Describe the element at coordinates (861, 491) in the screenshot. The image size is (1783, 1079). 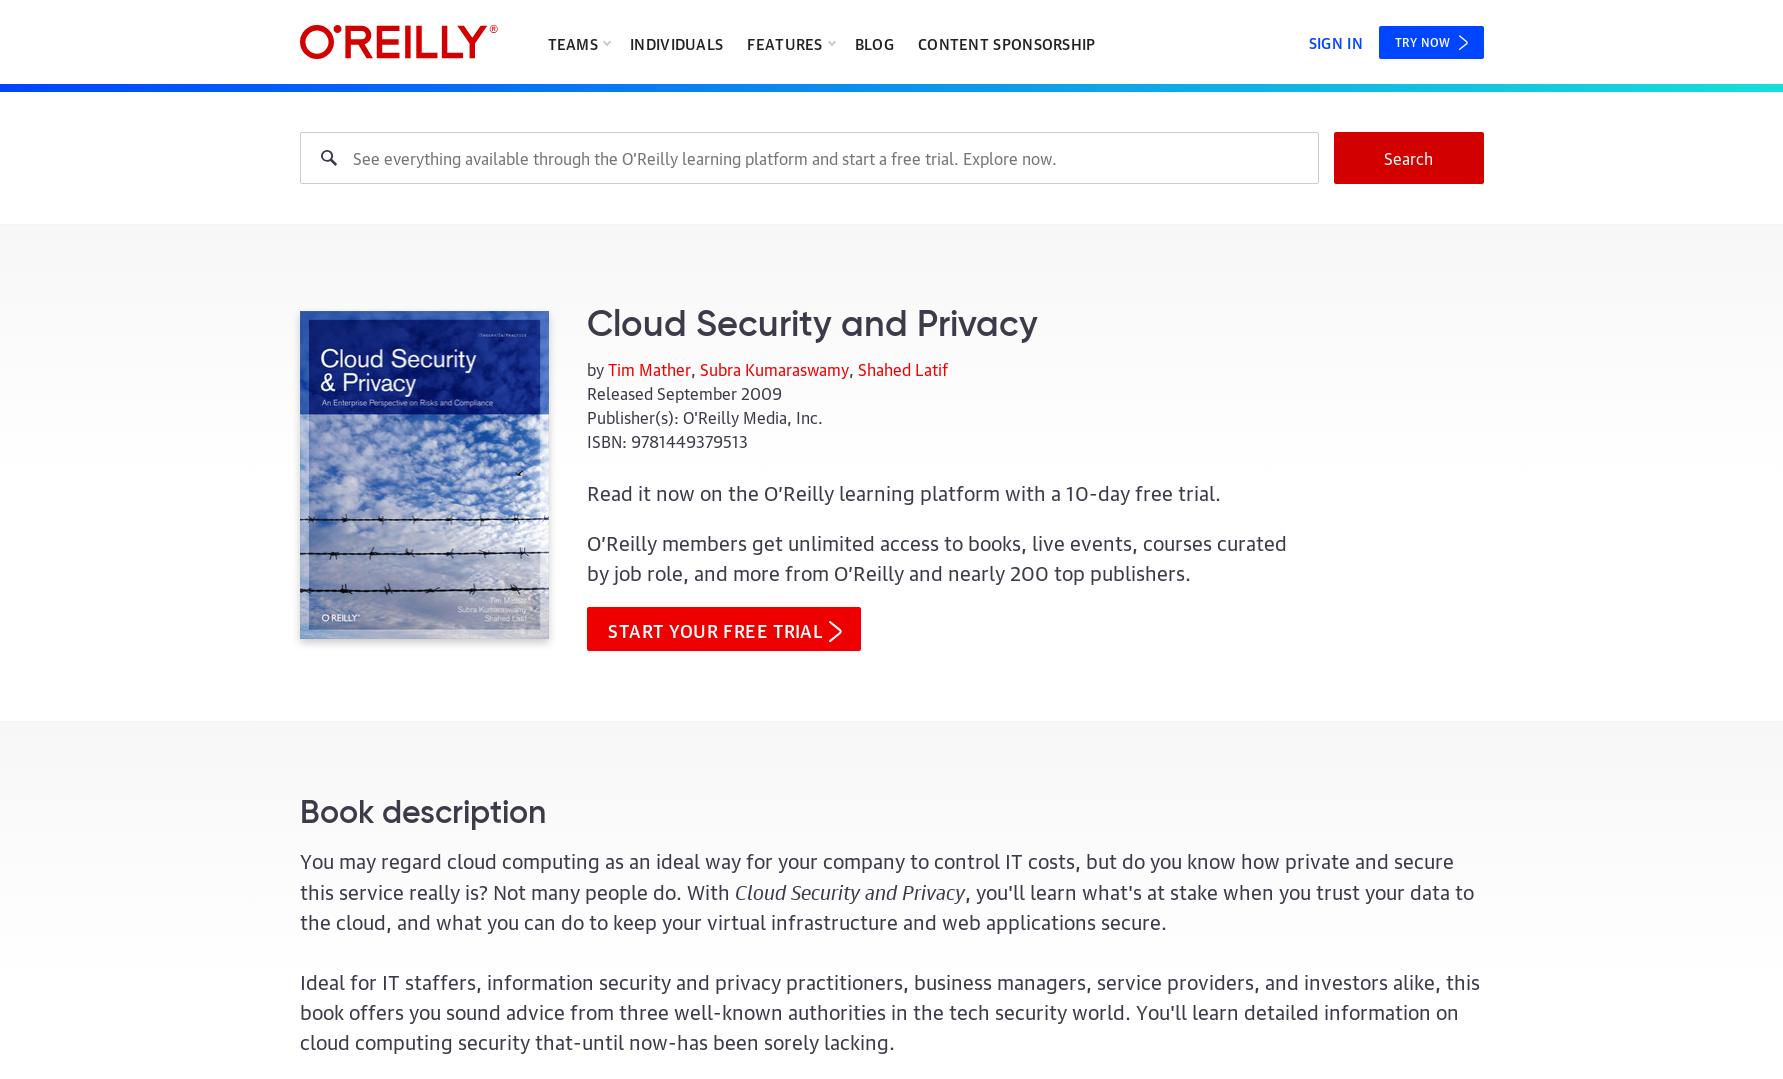
I see `'Read it now on the O’Reilly learning platform with a 10-day'` at that location.